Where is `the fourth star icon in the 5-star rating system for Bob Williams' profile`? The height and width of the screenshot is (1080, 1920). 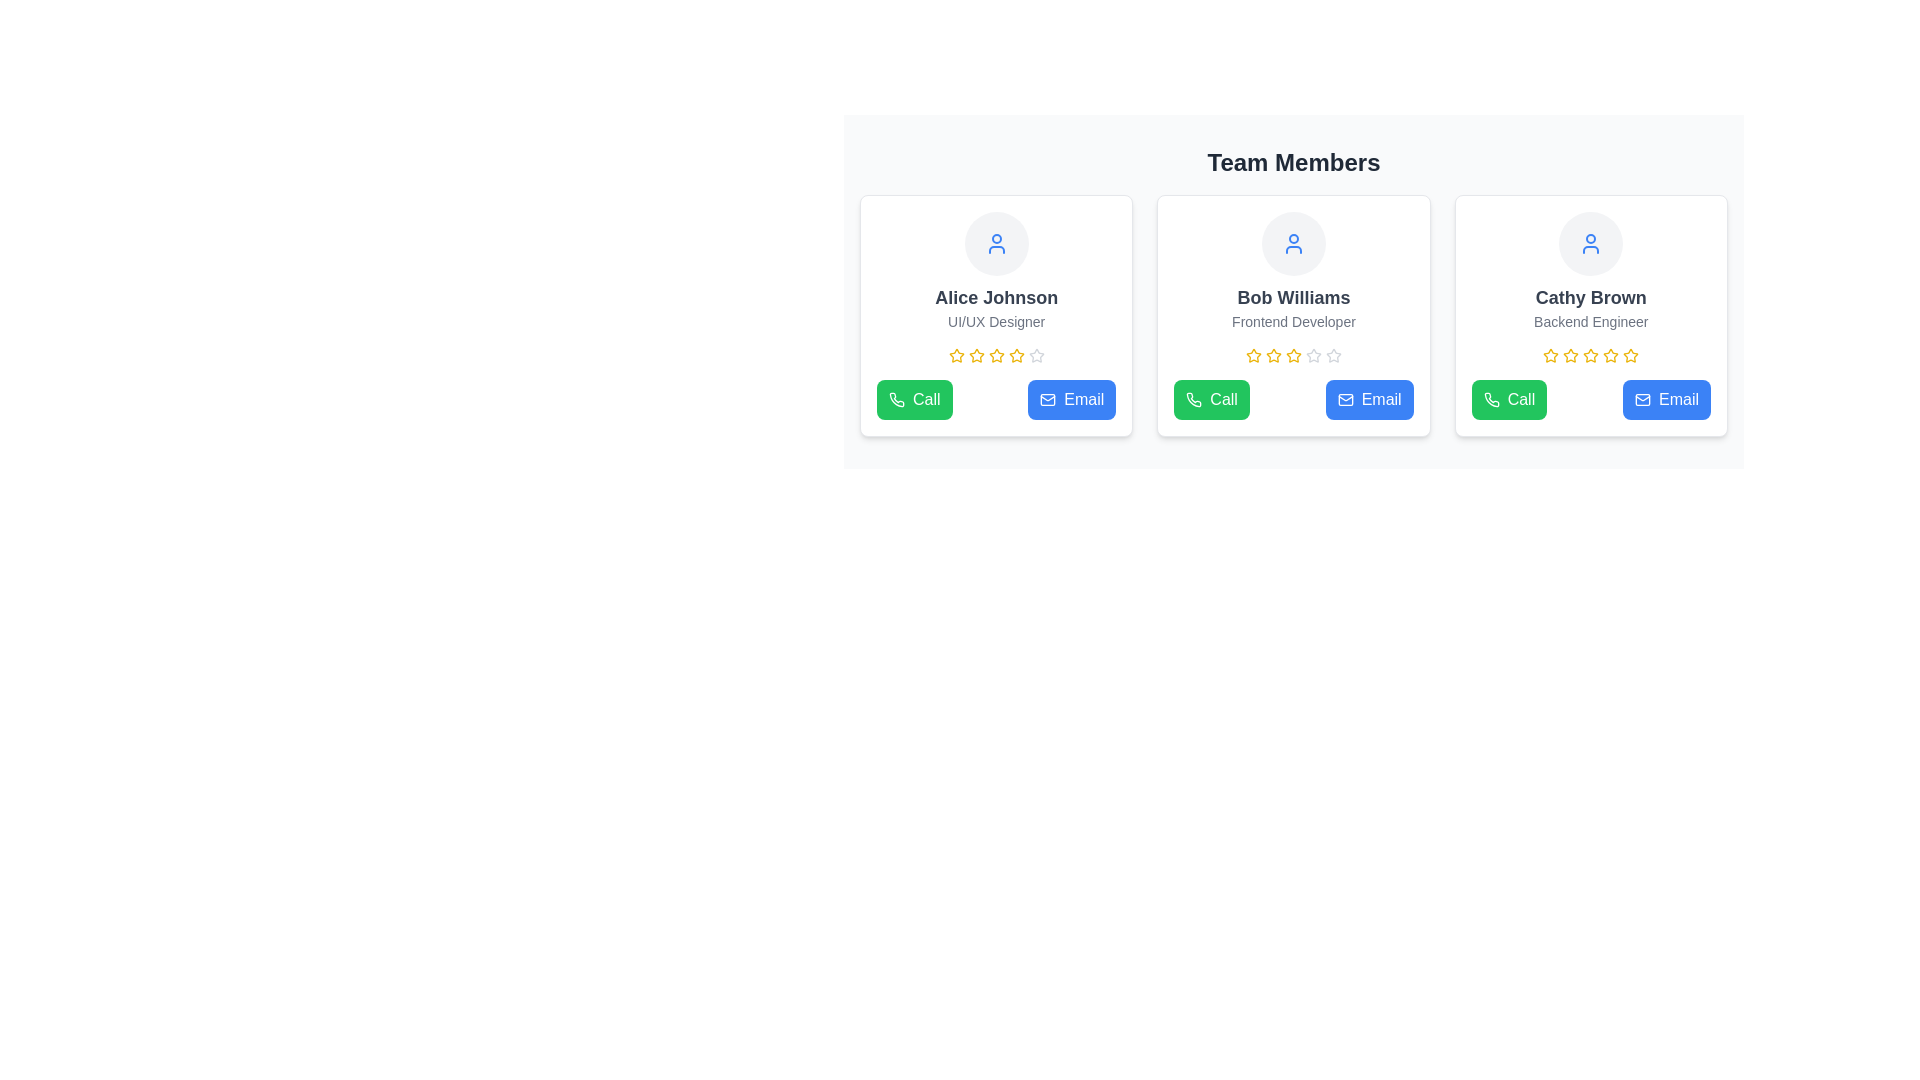
the fourth star icon in the 5-star rating system for Bob Williams' profile is located at coordinates (1293, 354).